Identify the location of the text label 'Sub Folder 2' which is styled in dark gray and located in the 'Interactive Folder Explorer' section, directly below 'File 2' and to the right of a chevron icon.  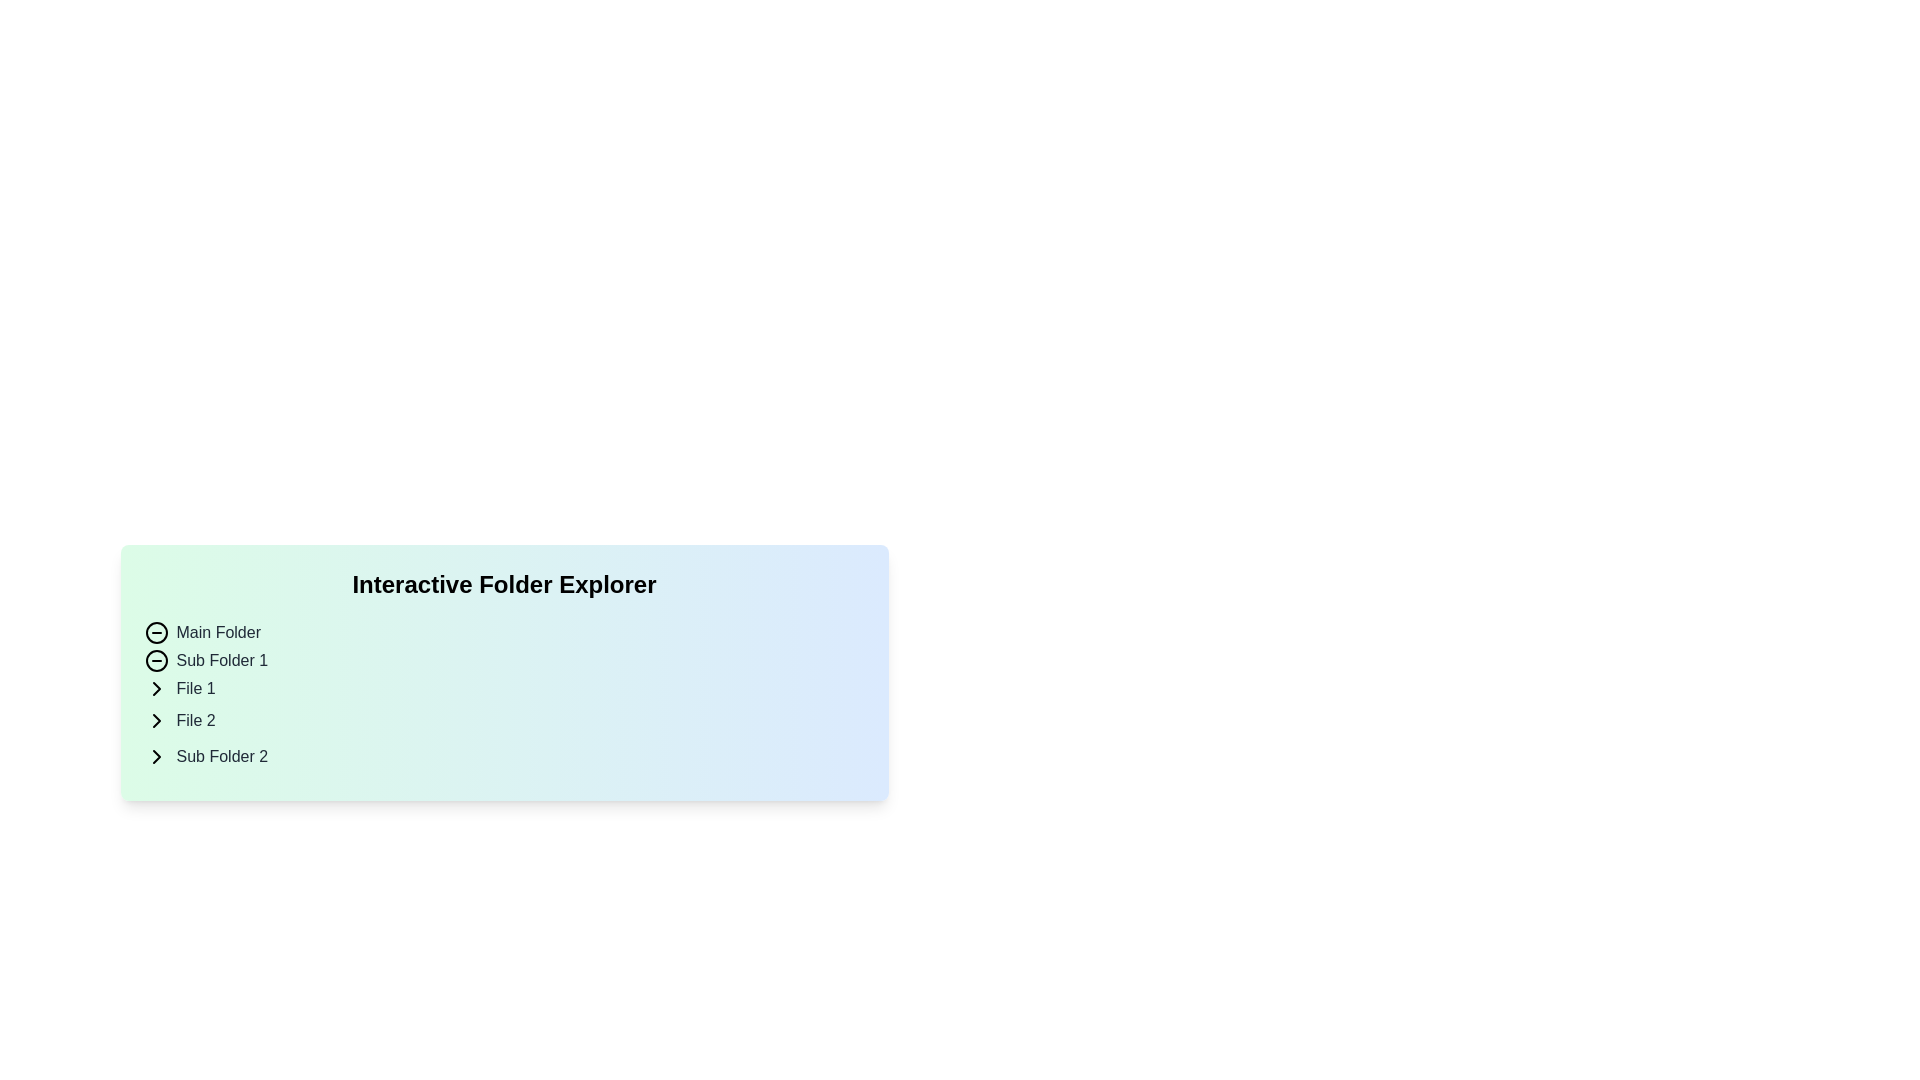
(222, 756).